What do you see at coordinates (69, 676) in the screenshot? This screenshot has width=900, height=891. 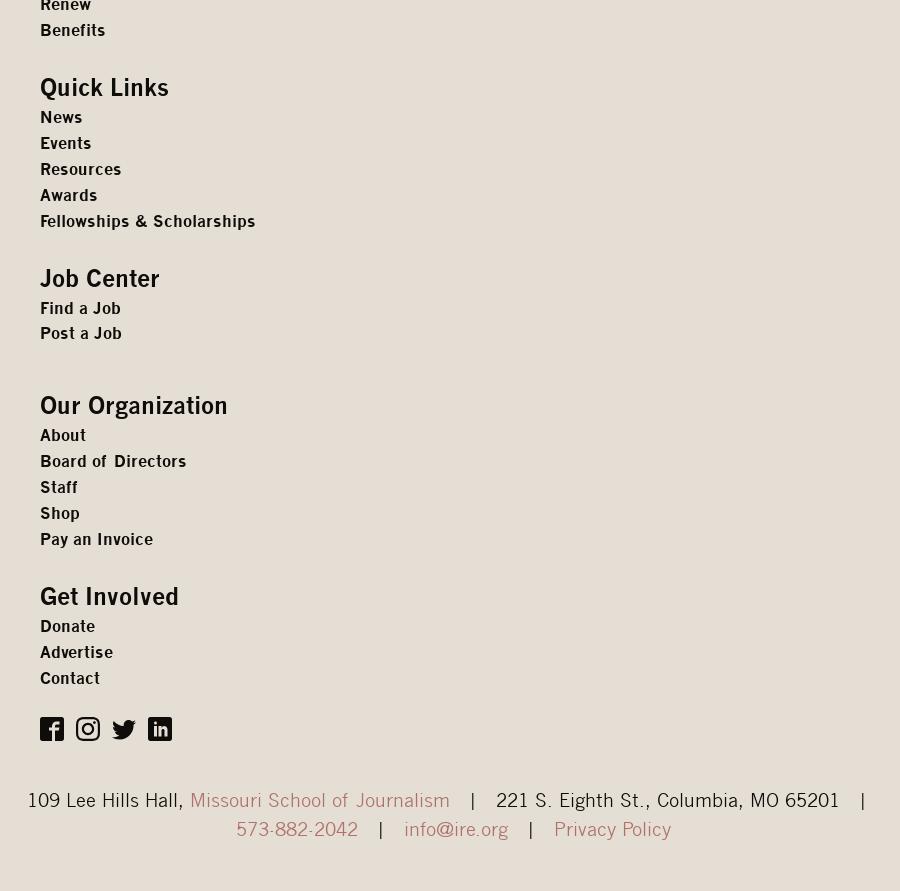 I see `'Contact'` at bounding box center [69, 676].